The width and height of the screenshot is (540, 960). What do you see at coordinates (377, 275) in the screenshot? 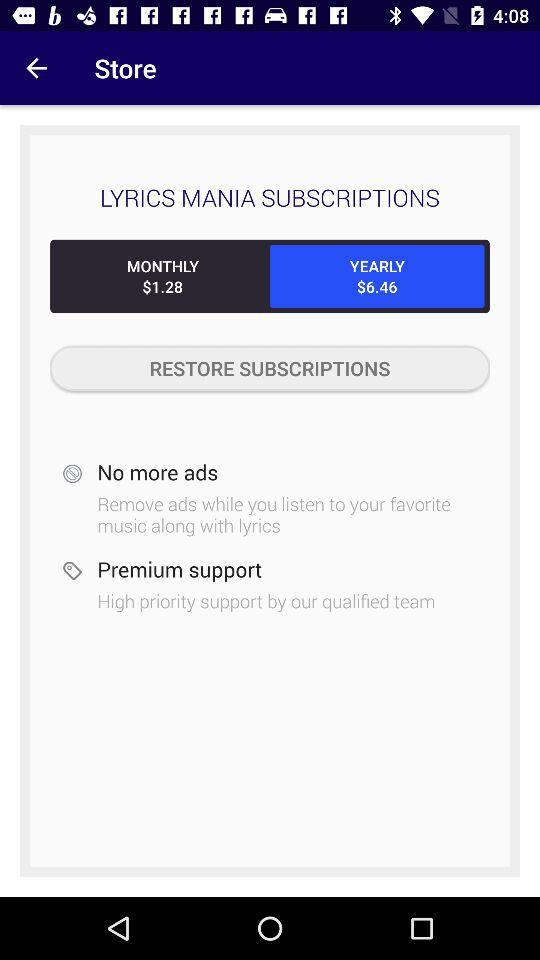
I see `the icon at the top right corner` at bounding box center [377, 275].